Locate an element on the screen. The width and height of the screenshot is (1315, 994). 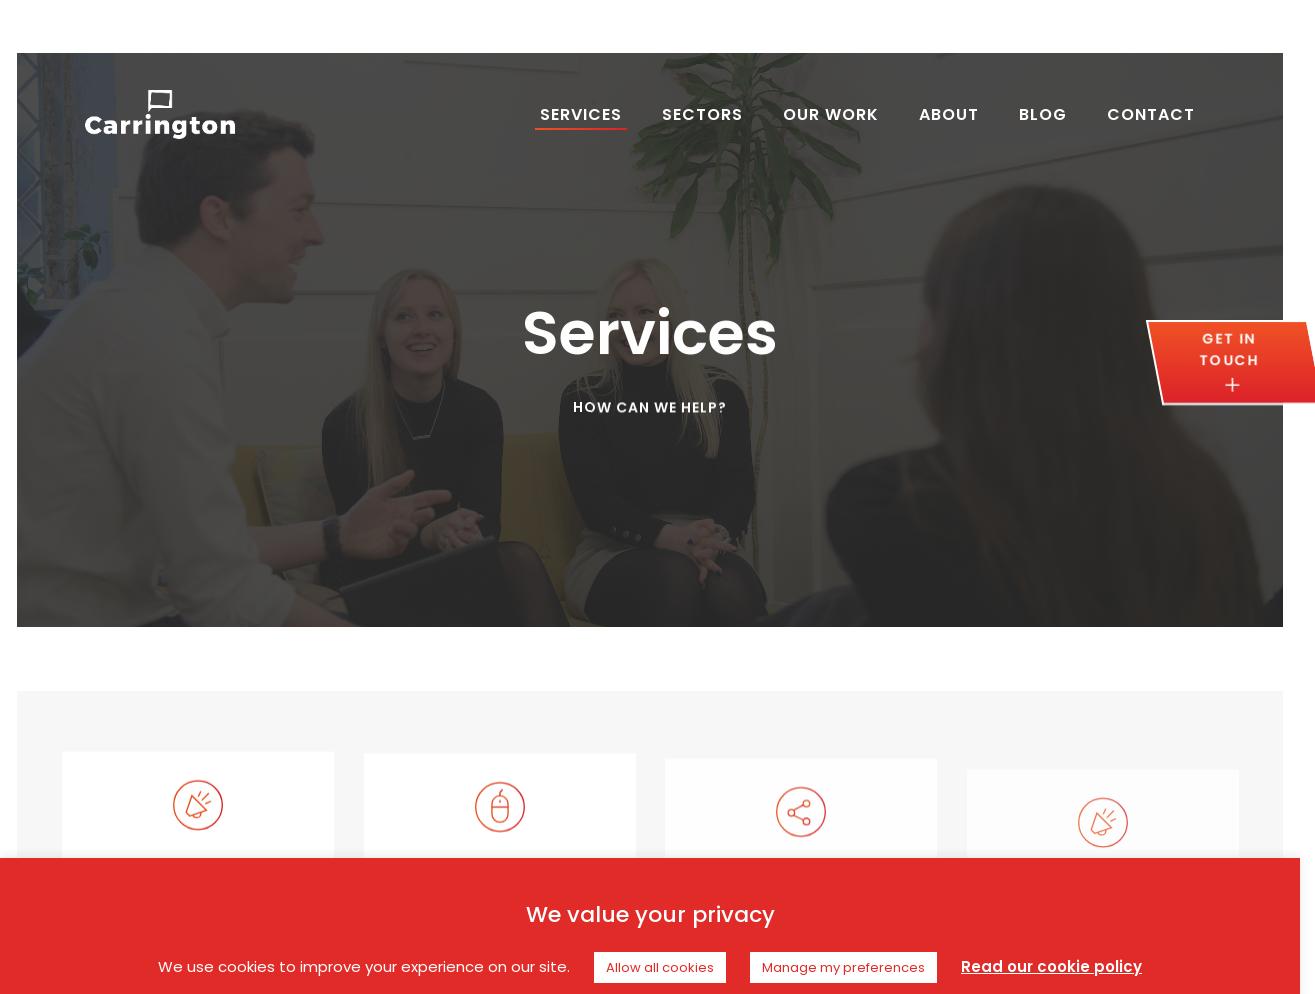
'Sectors' is located at coordinates (701, 113).